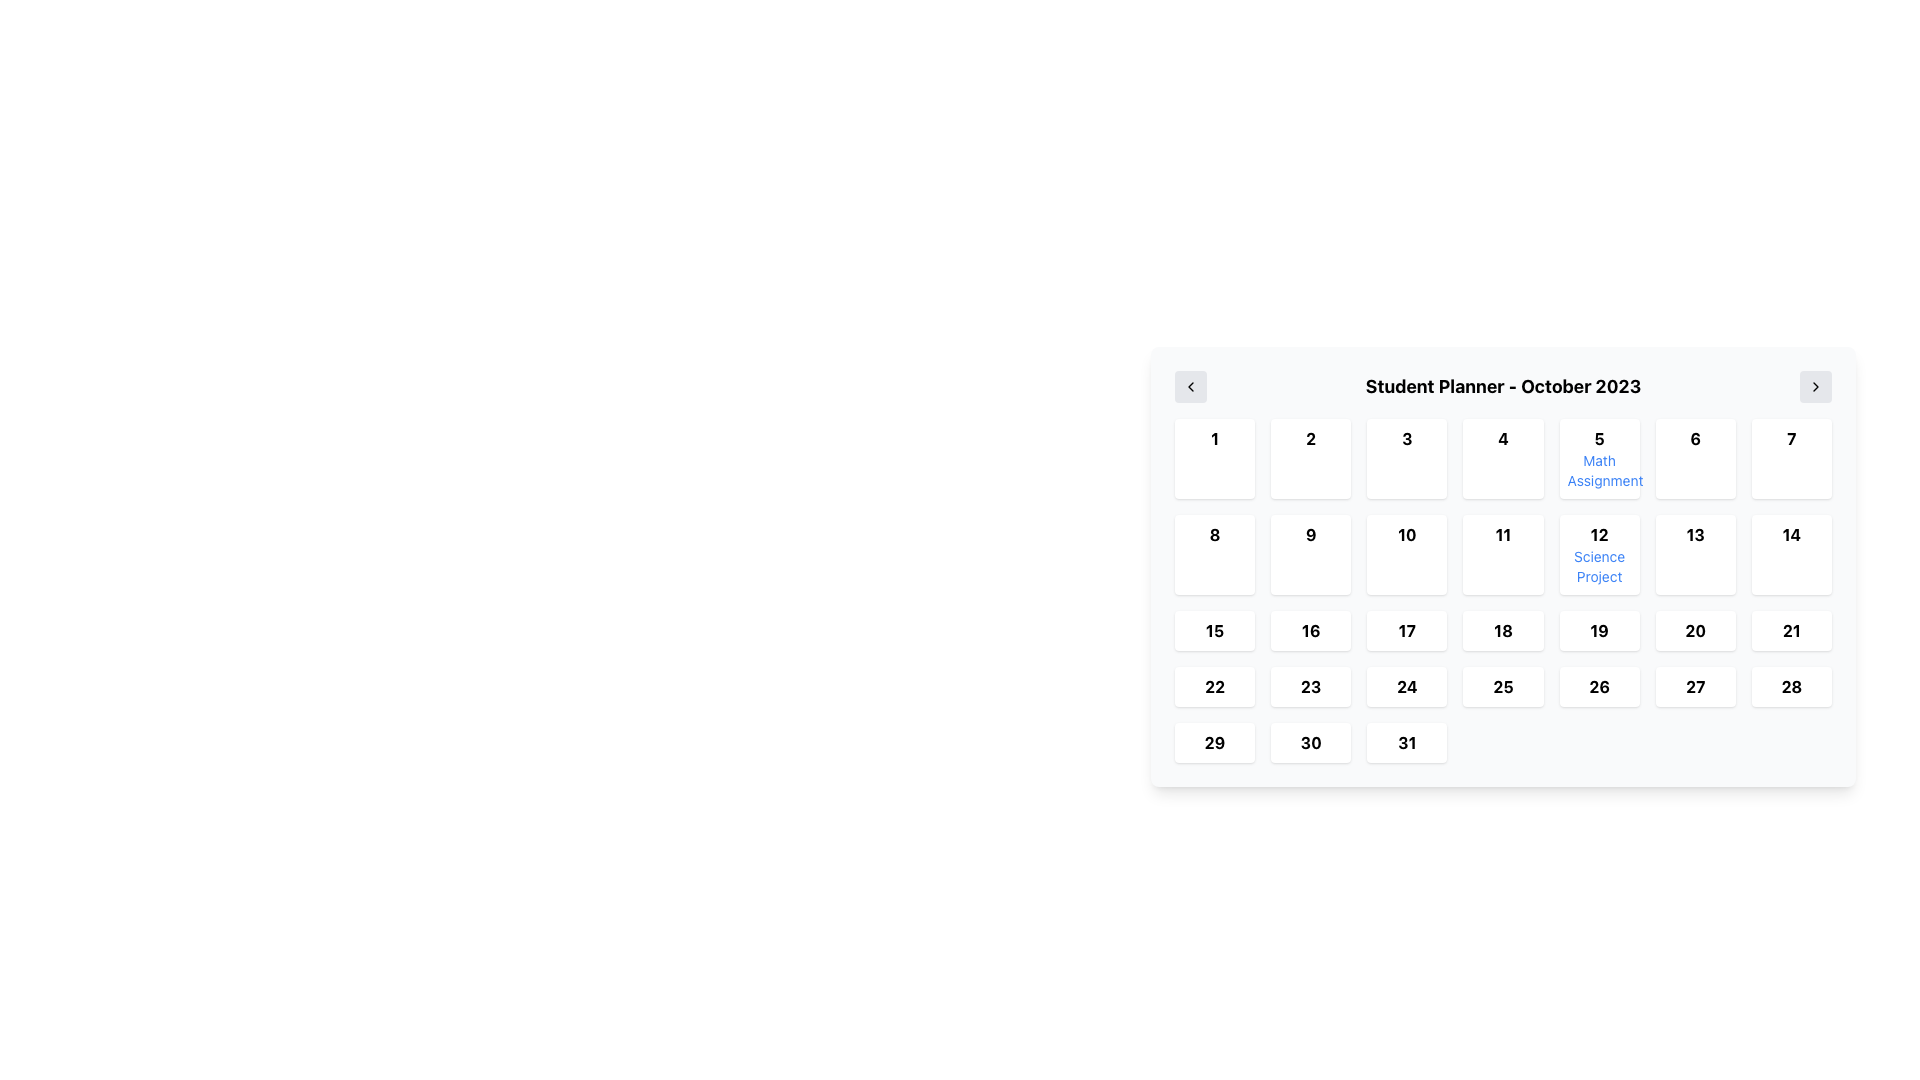  I want to click on the Calendar Date Cell displaying the date '22', which is styled as a white box with rounded edges and bold text, so click(1213, 685).